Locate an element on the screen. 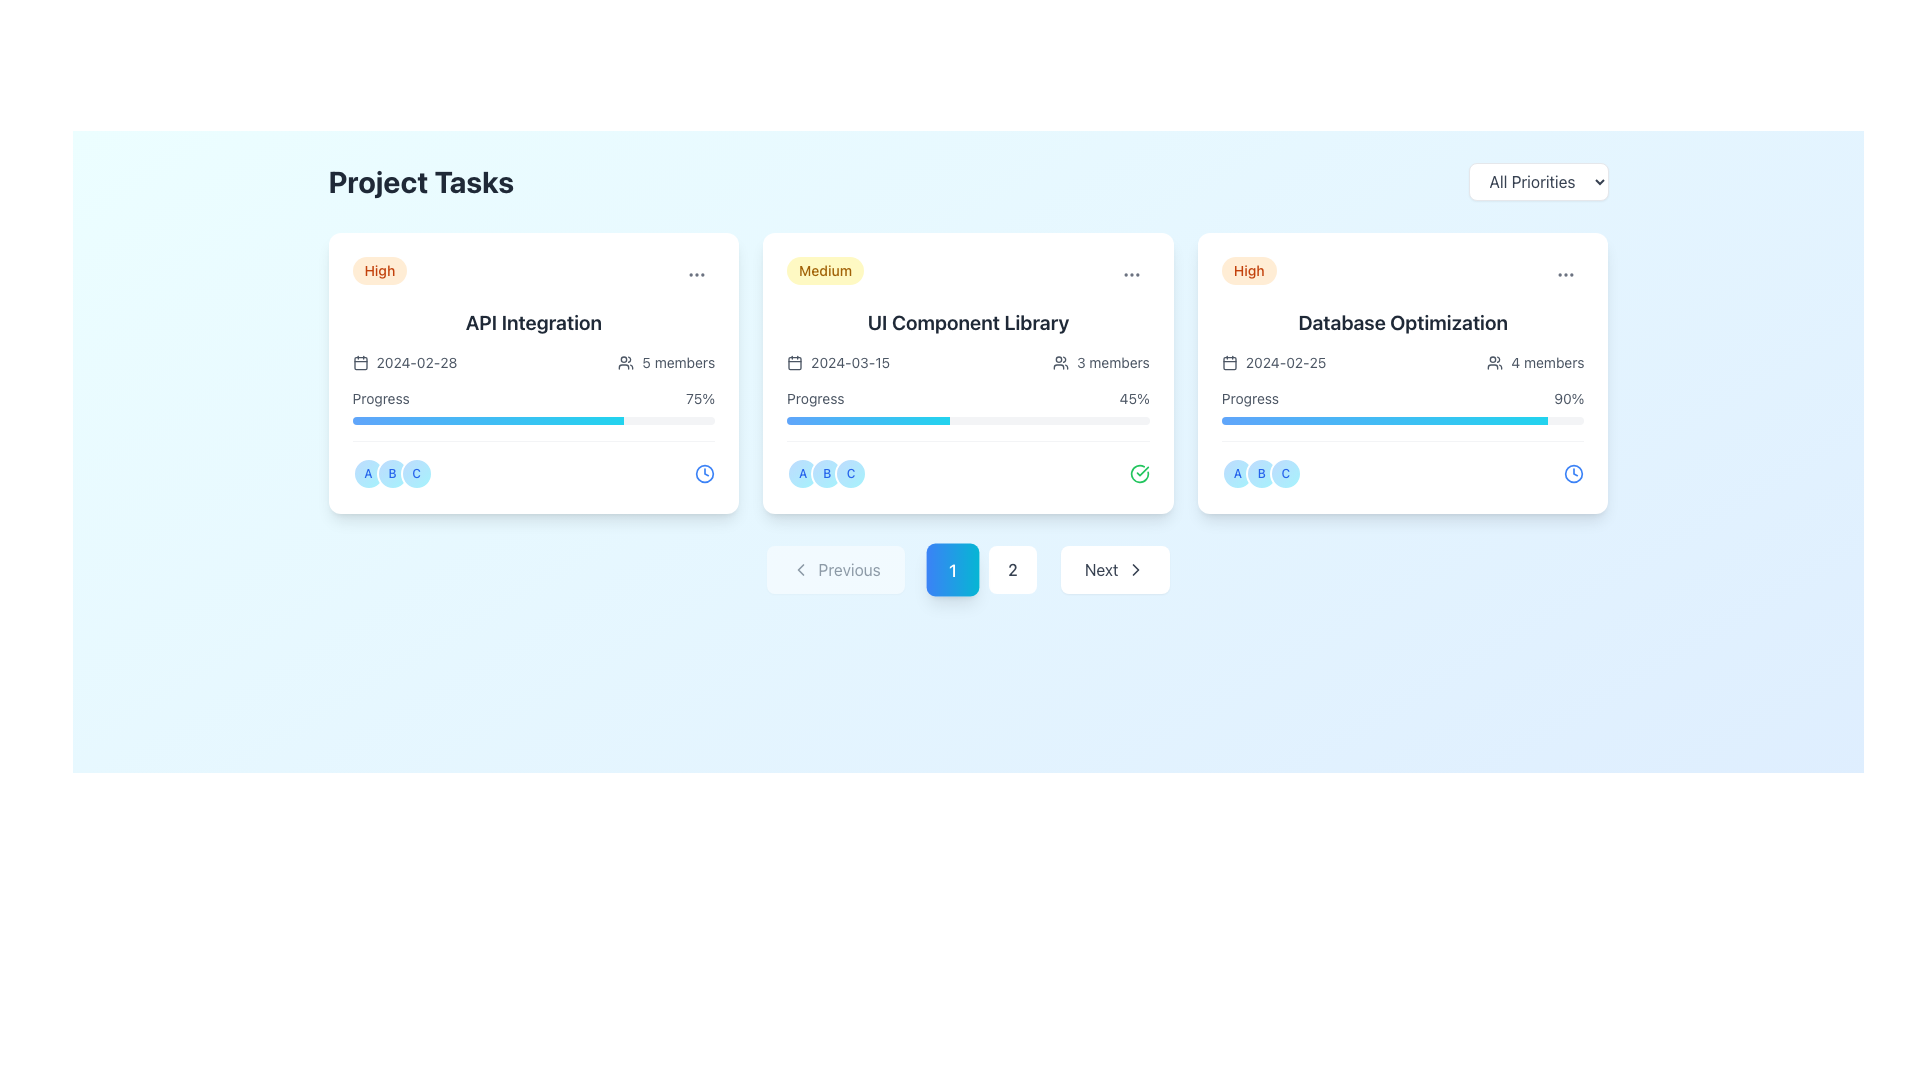 The image size is (1920, 1080). the progress status of the horizontal blue gradient progress bar located within the 'API Integration' project card, positioned under the 'Progress' section is located at coordinates (488, 419).